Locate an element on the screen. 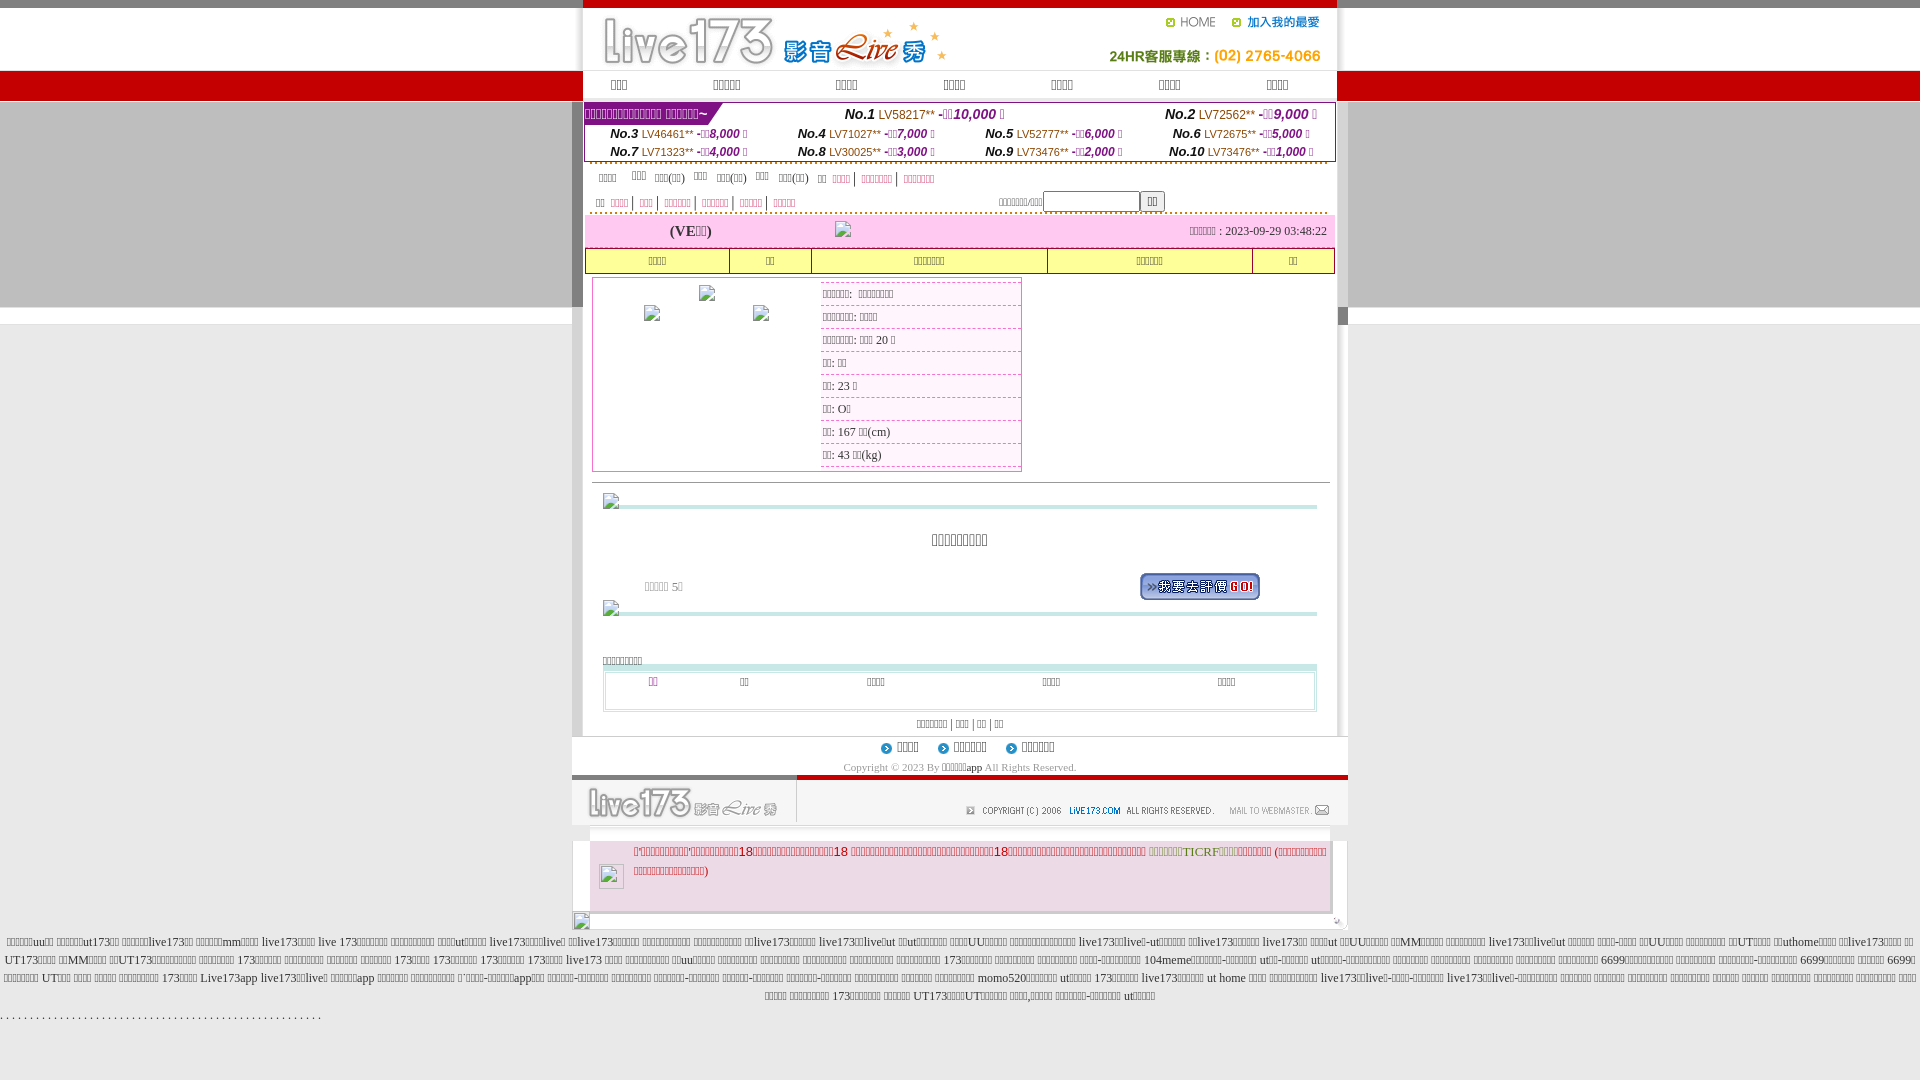  '.' is located at coordinates (49, 1014).